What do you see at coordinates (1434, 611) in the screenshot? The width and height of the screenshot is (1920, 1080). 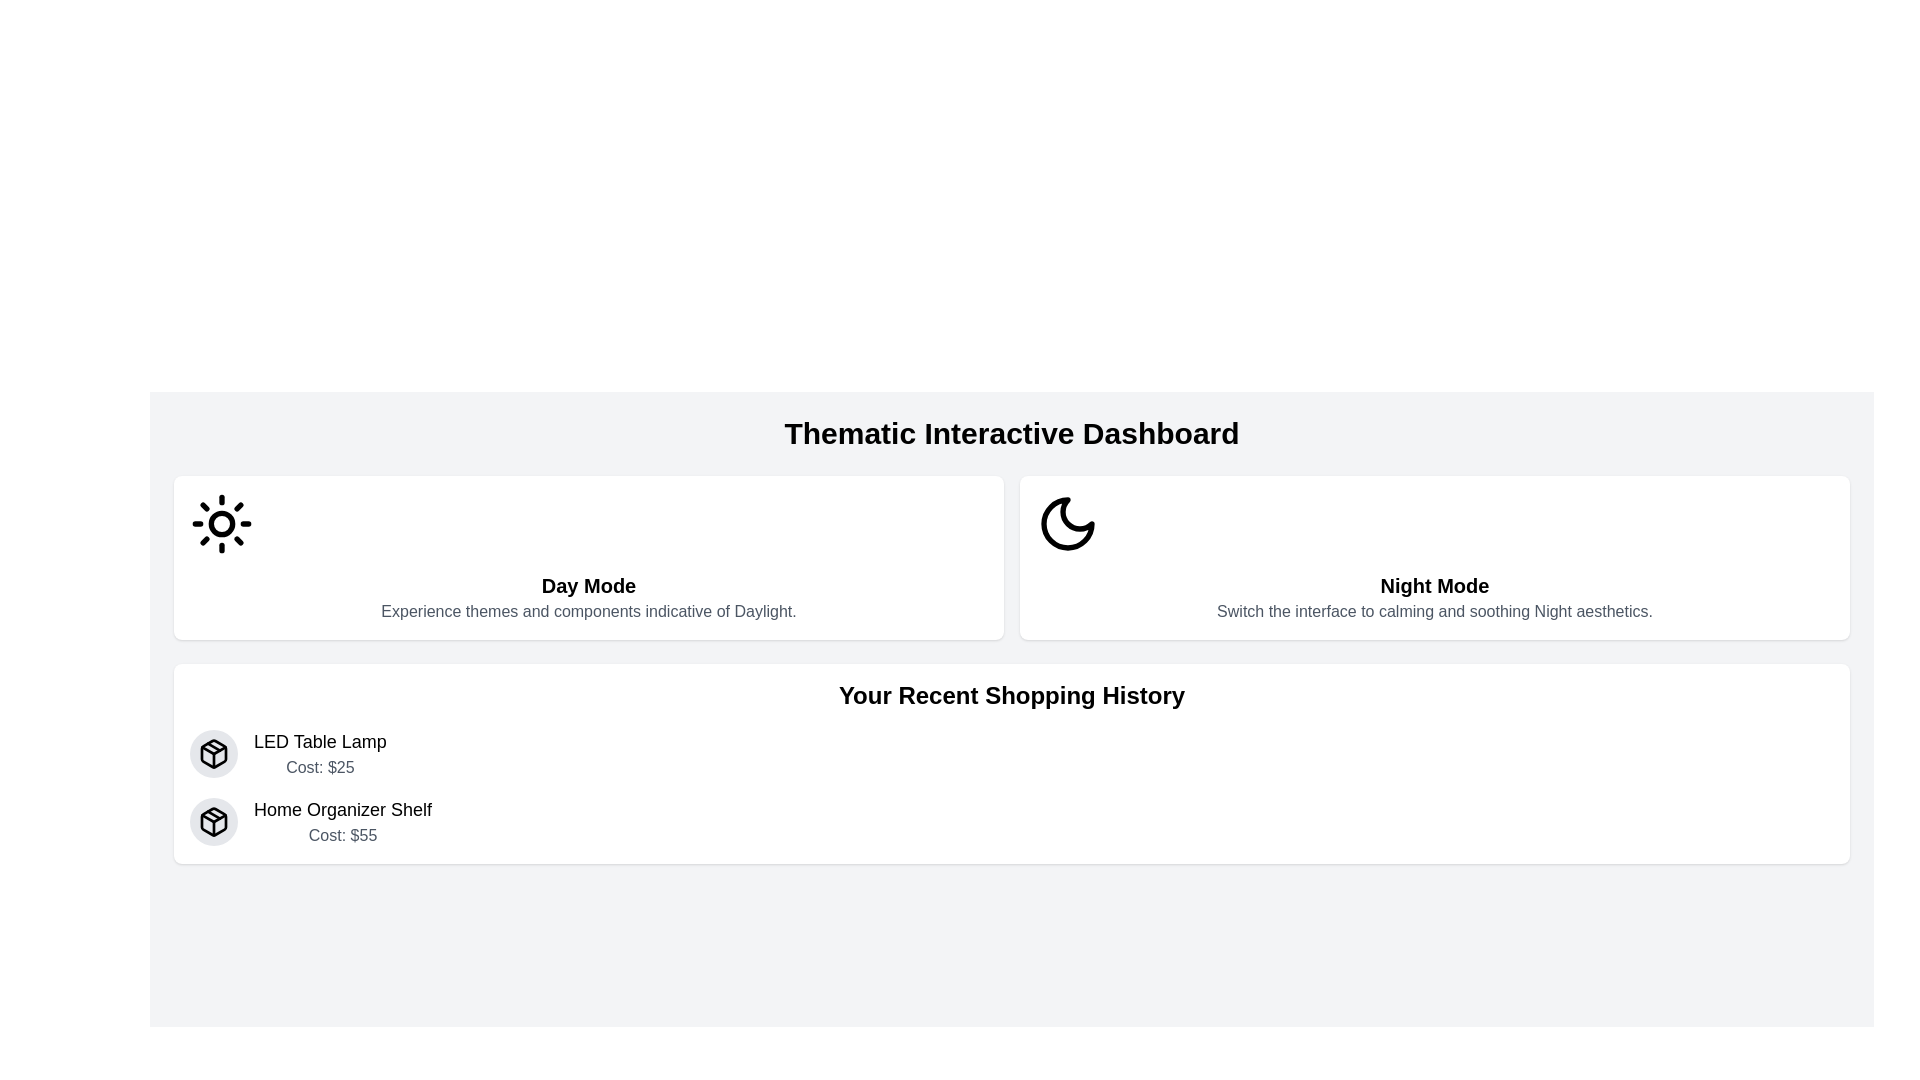 I see `descriptive text label located in the 'Night Mode' section, positioned below the 'Night Mode' title and moon icon` at bounding box center [1434, 611].